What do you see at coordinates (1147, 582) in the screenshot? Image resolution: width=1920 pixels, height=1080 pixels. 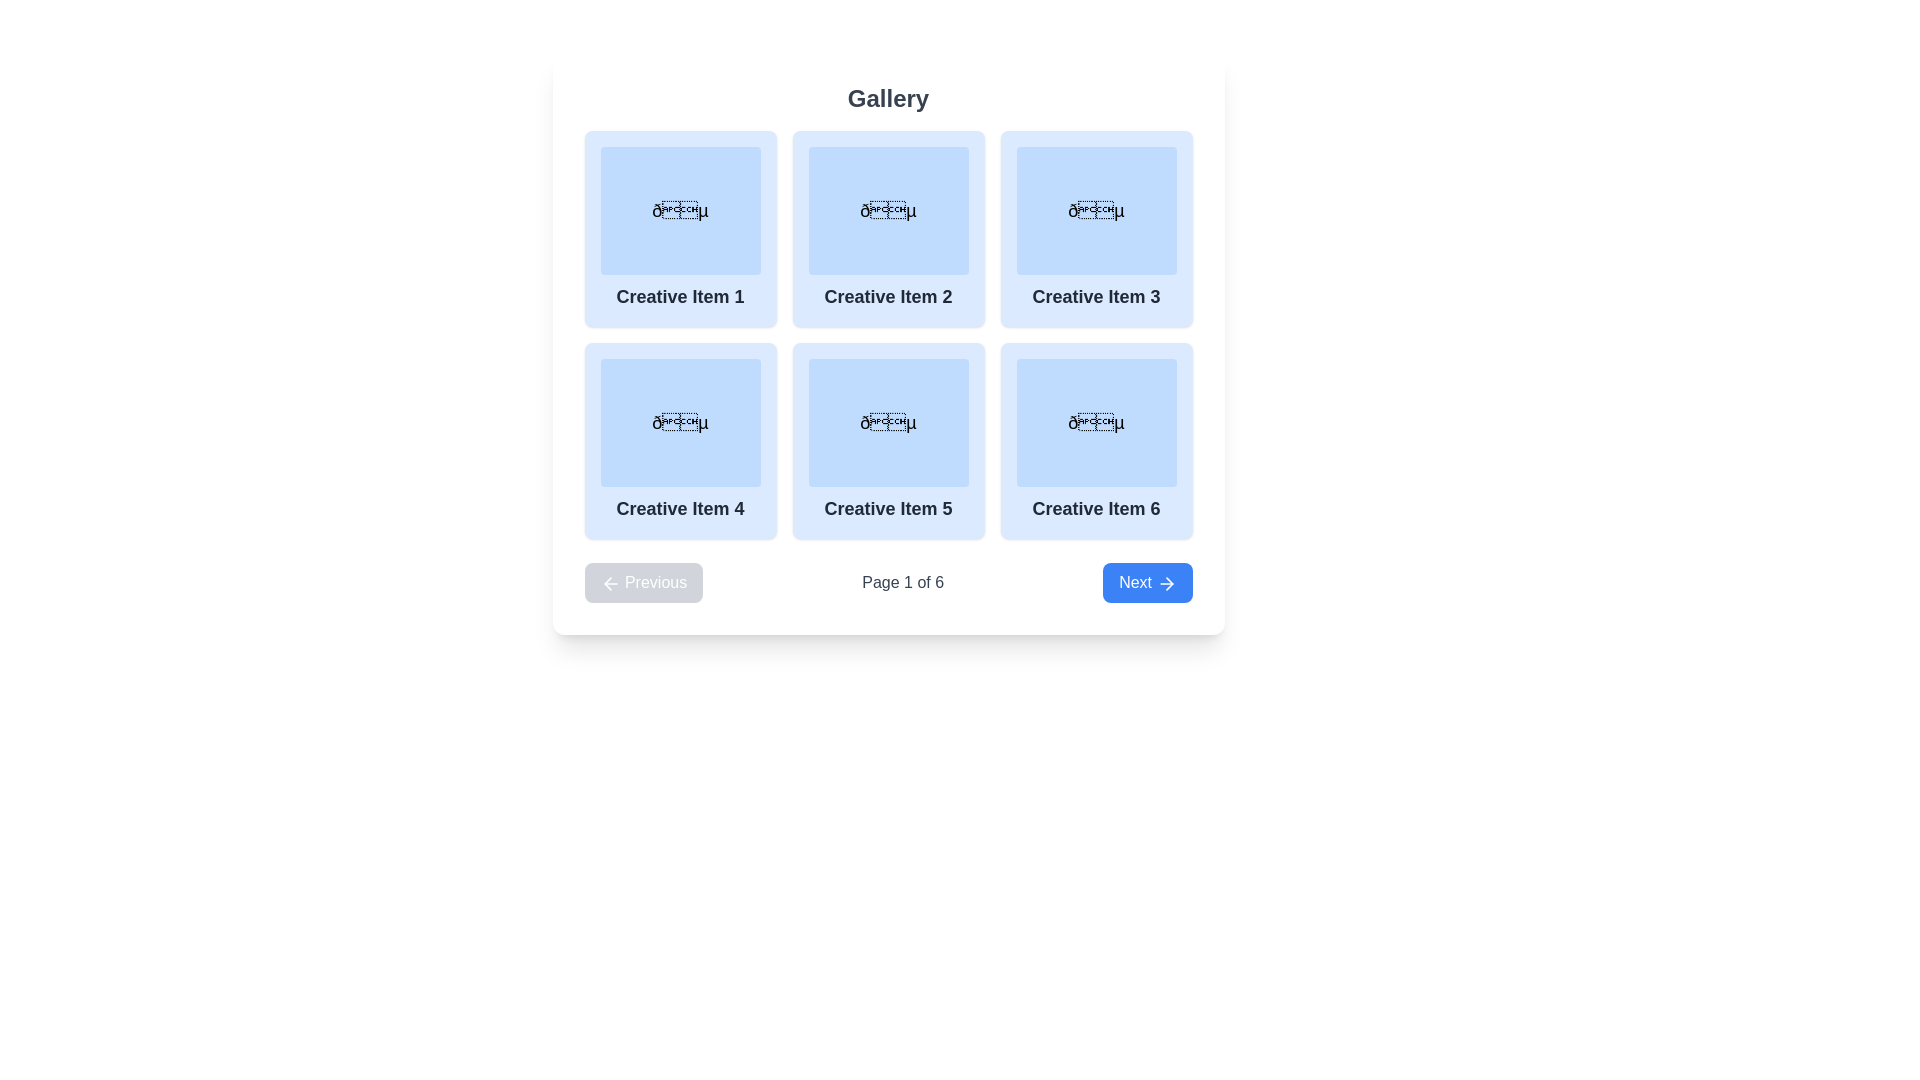 I see `the 'Next' button, which is a rectangular button with white text on a blue background, featuring an arrow icon for navigation, located at the bottom-right corner of the pagination controls` at bounding box center [1147, 582].